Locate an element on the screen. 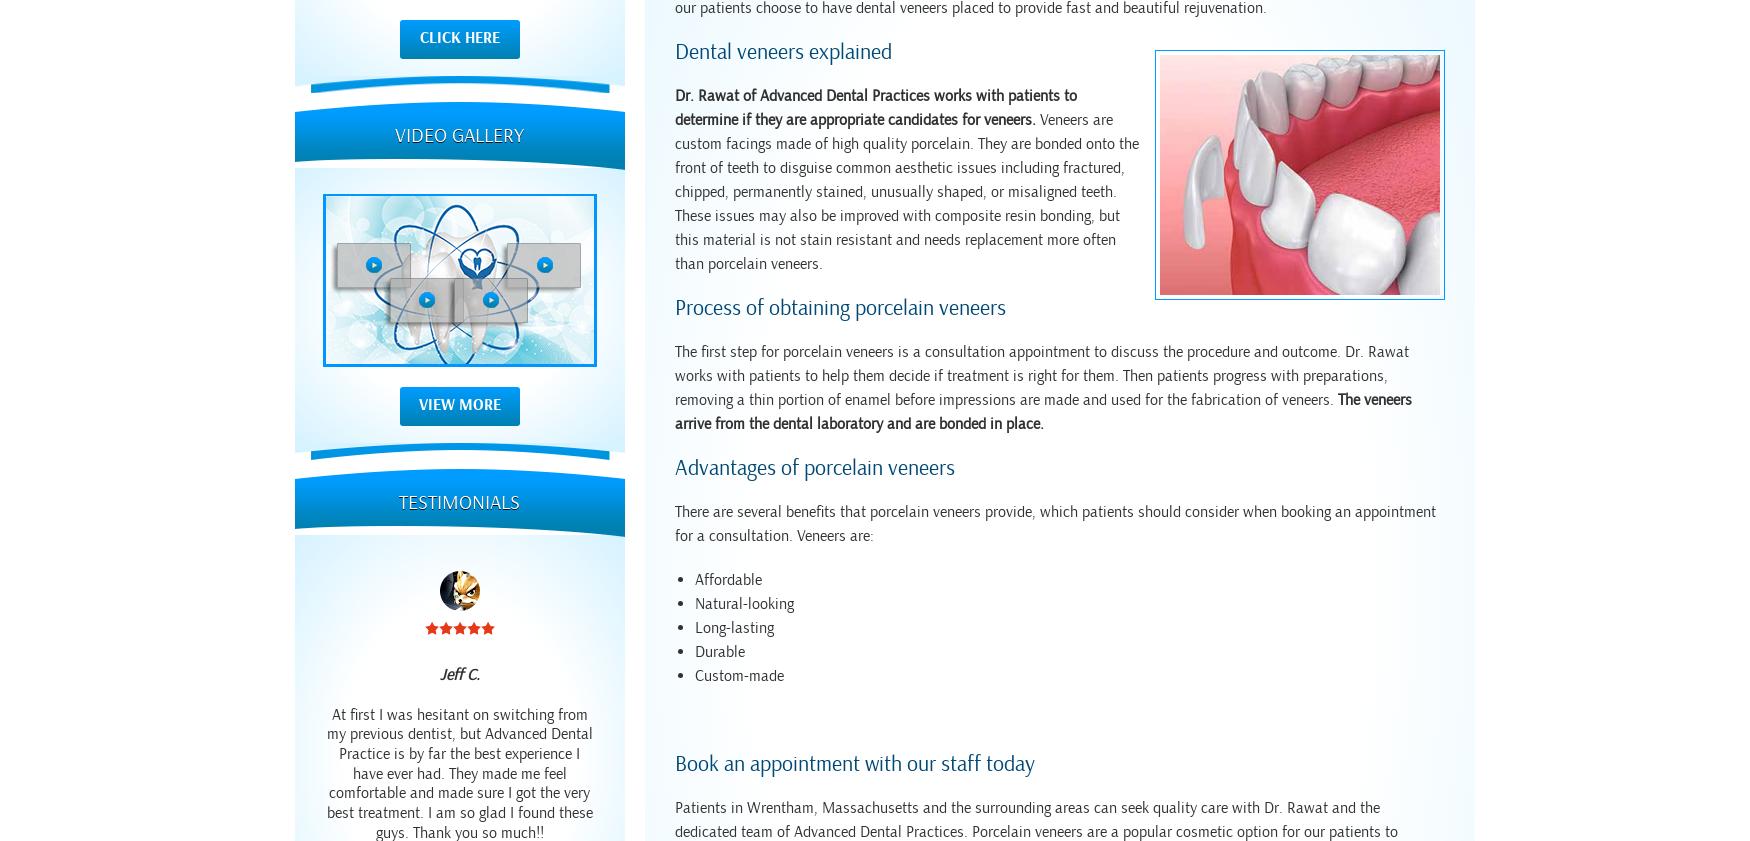 The height and width of the screenshot is (841, 1750). 'The first step for porcelain veneers is a consultation appointment to discuss the procedure and outcome. Dr. Rawat works with patients to help them decide if treatment is right for them. Then patients progress with preparations, removing a thin portion of enamel before impressions are made and used for the fabrication of veneers.' is located at coordinates (1040, 375).